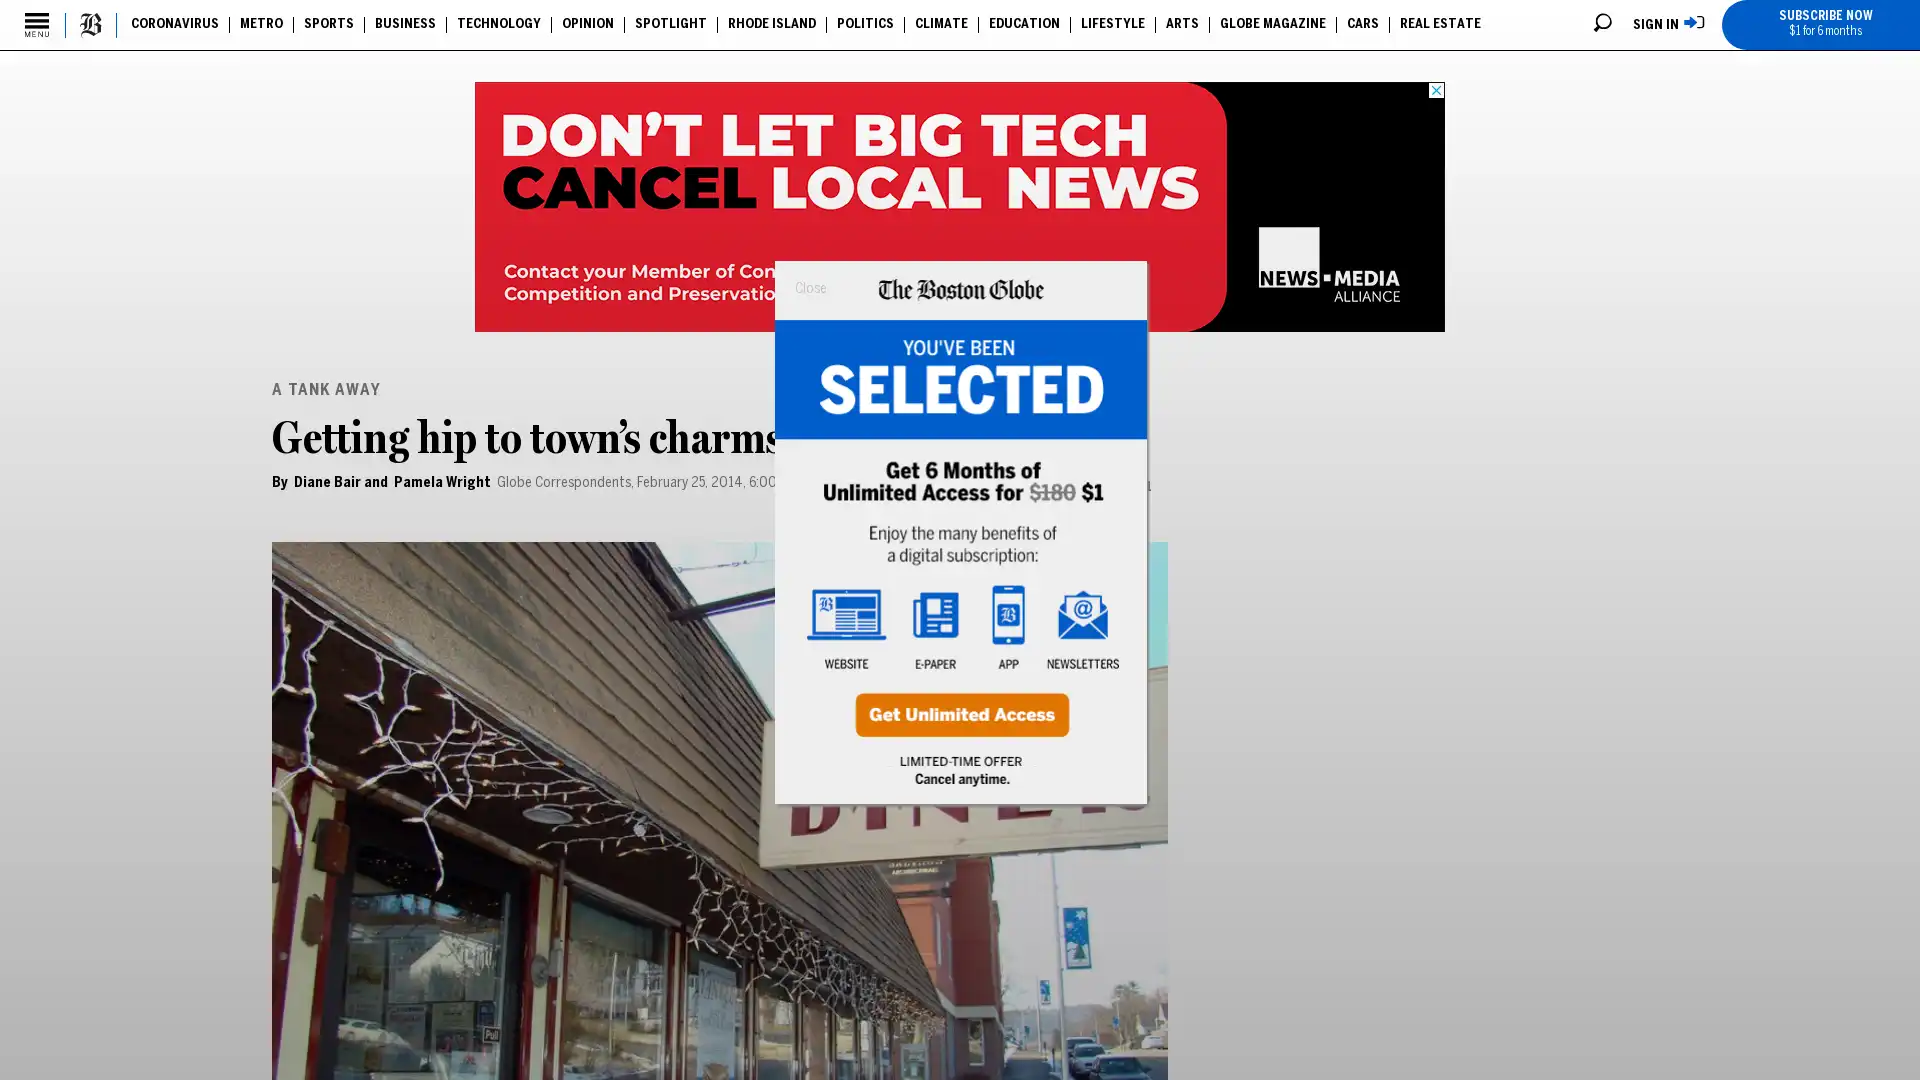  I want to click on Secondary Menu, so click(37, 24).